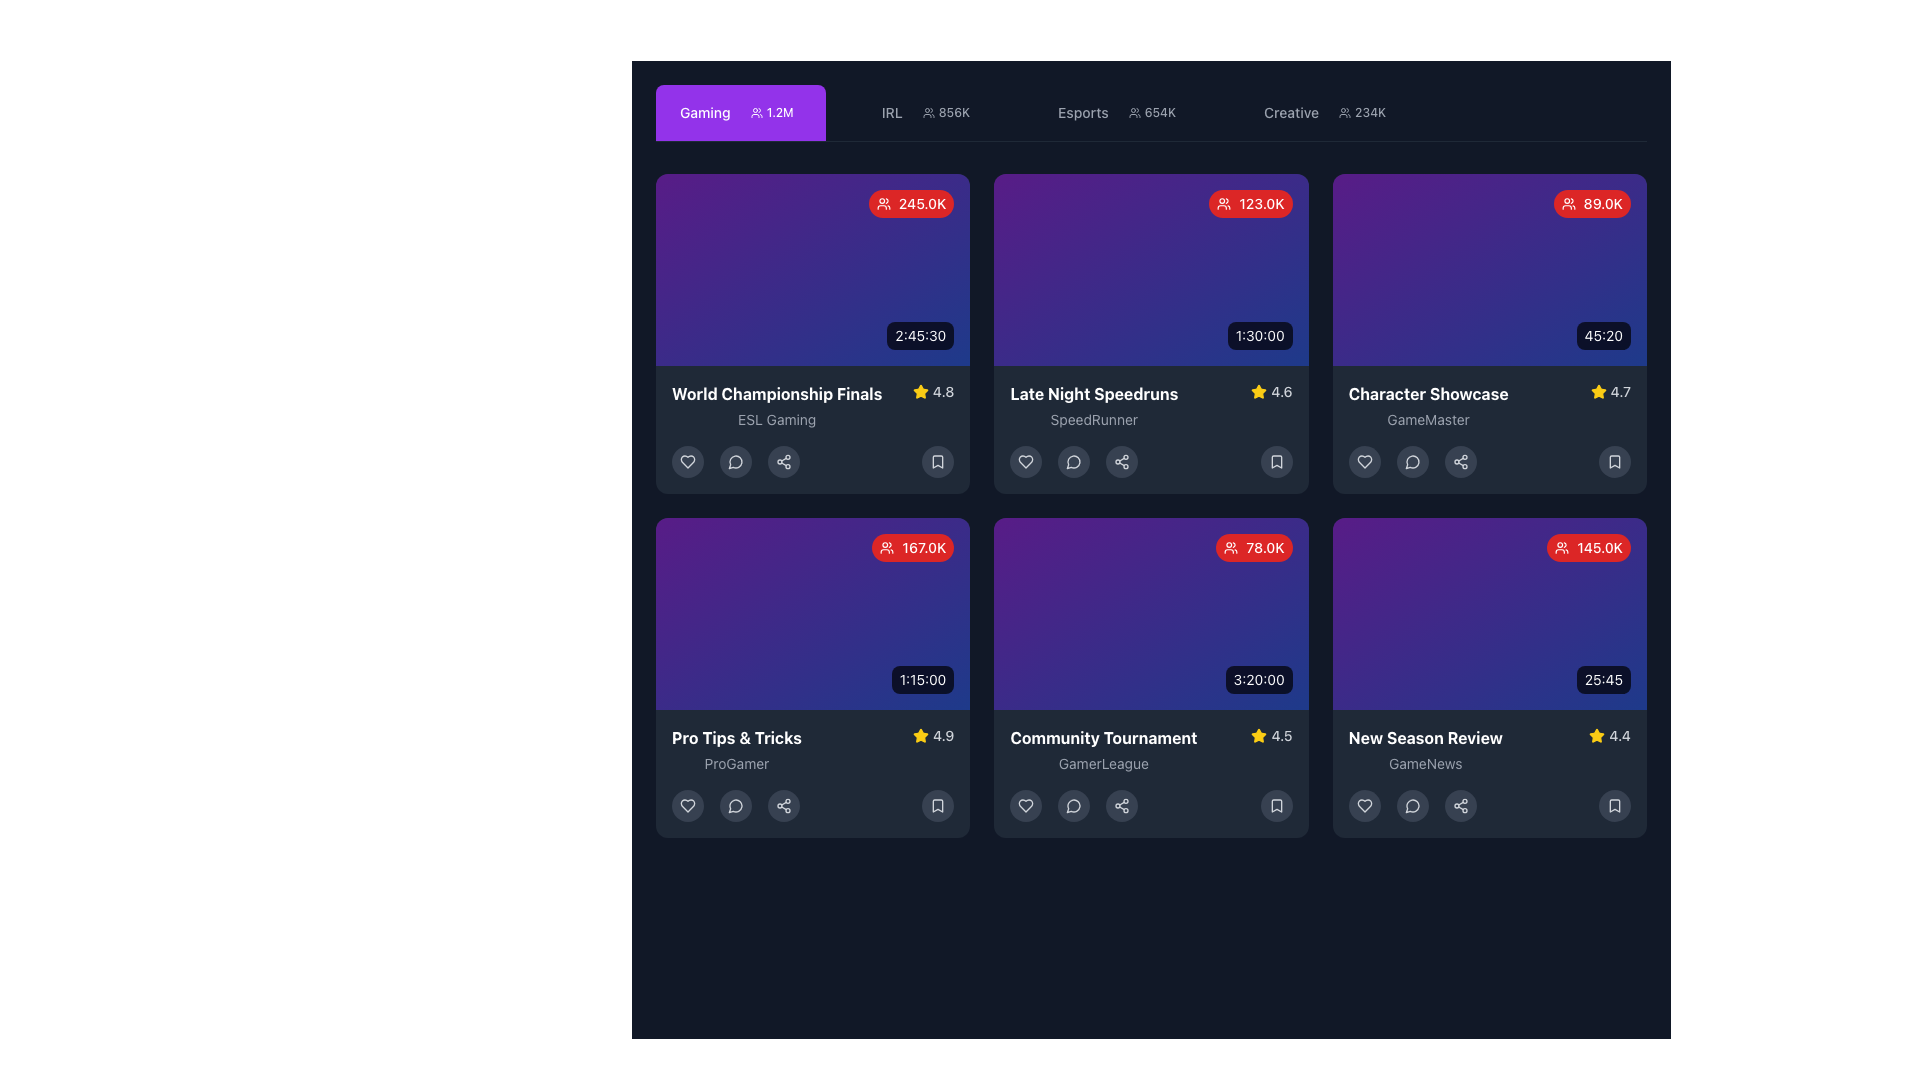 The height and width of the screenshot is (1080, 1920). What do you see at coordinates (922, 678) in the screenshot?
I see `the label displaying the time '1:15:00' with a black background and white text, located in the bottom-right corner of the 'Pro Tips & Tricks' card` at bounding box center [922, 678].